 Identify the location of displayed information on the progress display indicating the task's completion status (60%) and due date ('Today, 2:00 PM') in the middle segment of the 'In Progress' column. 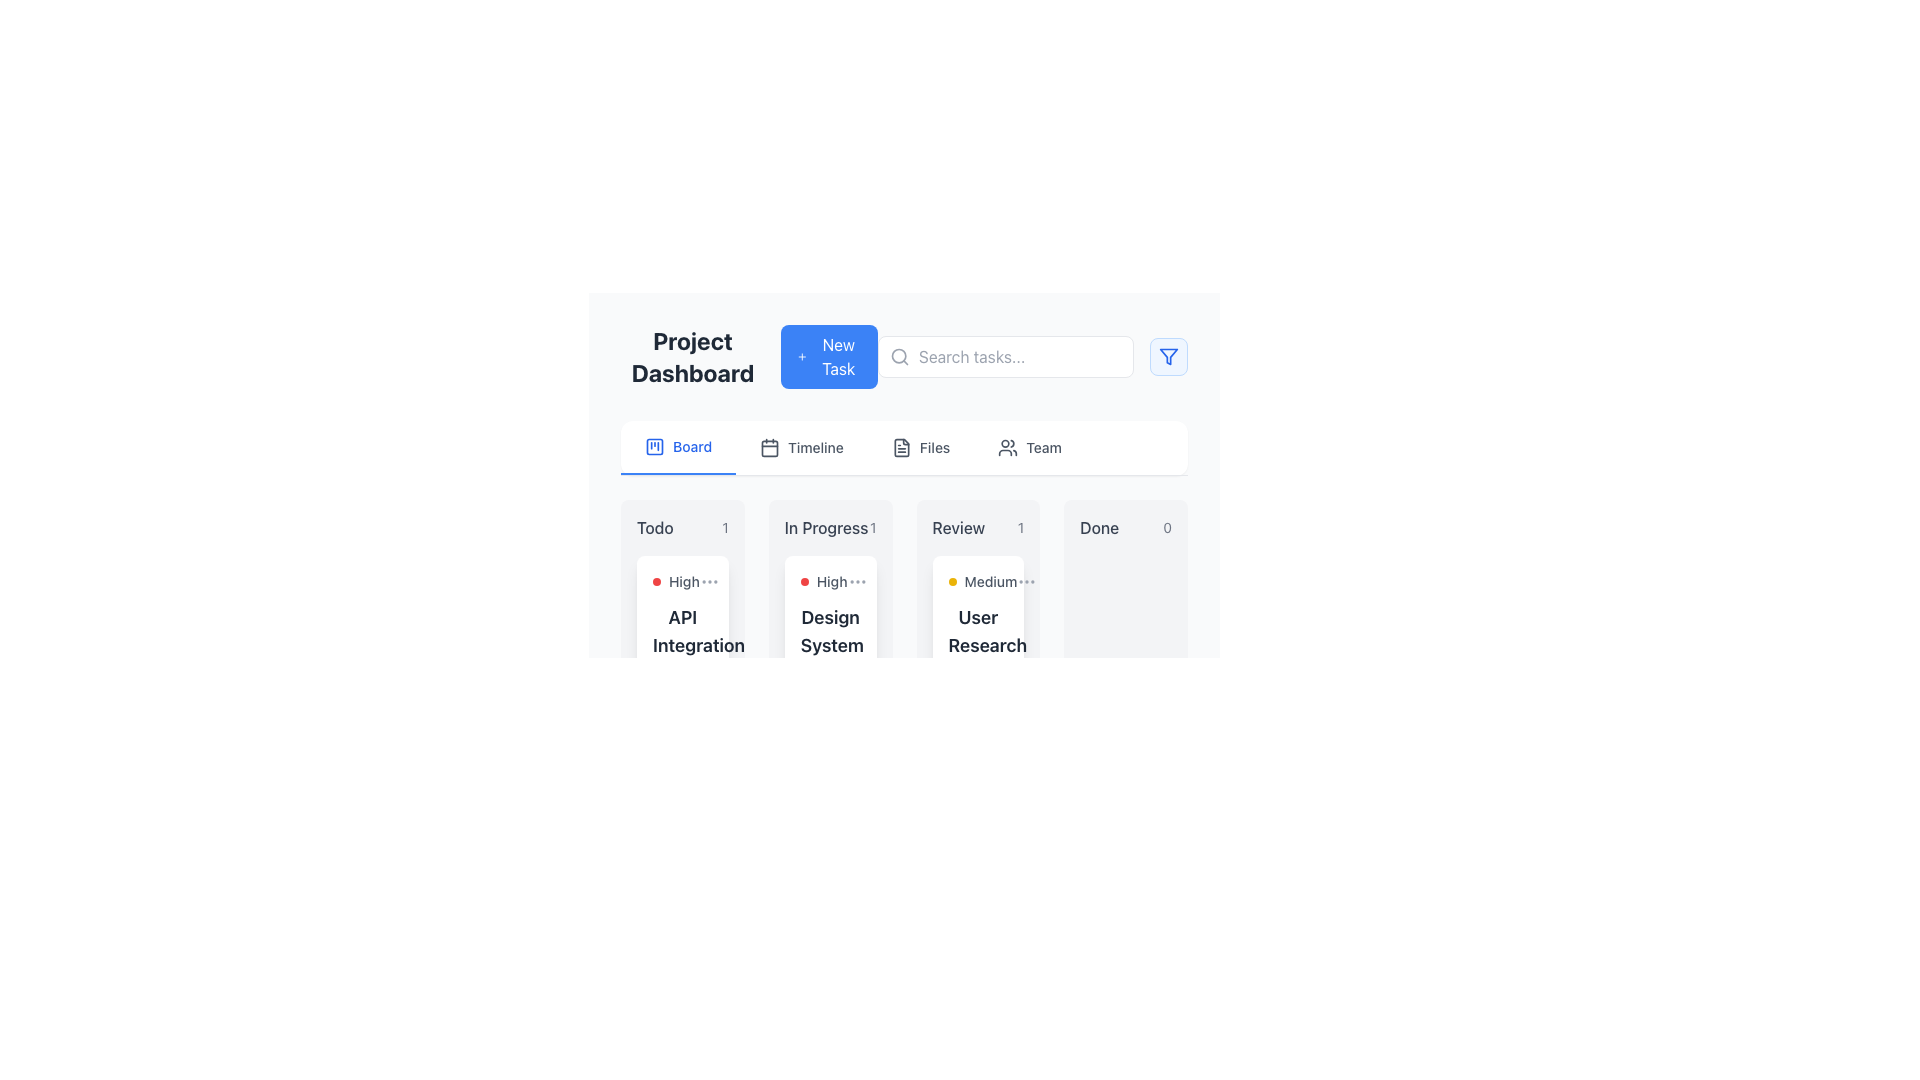
(830, 765).